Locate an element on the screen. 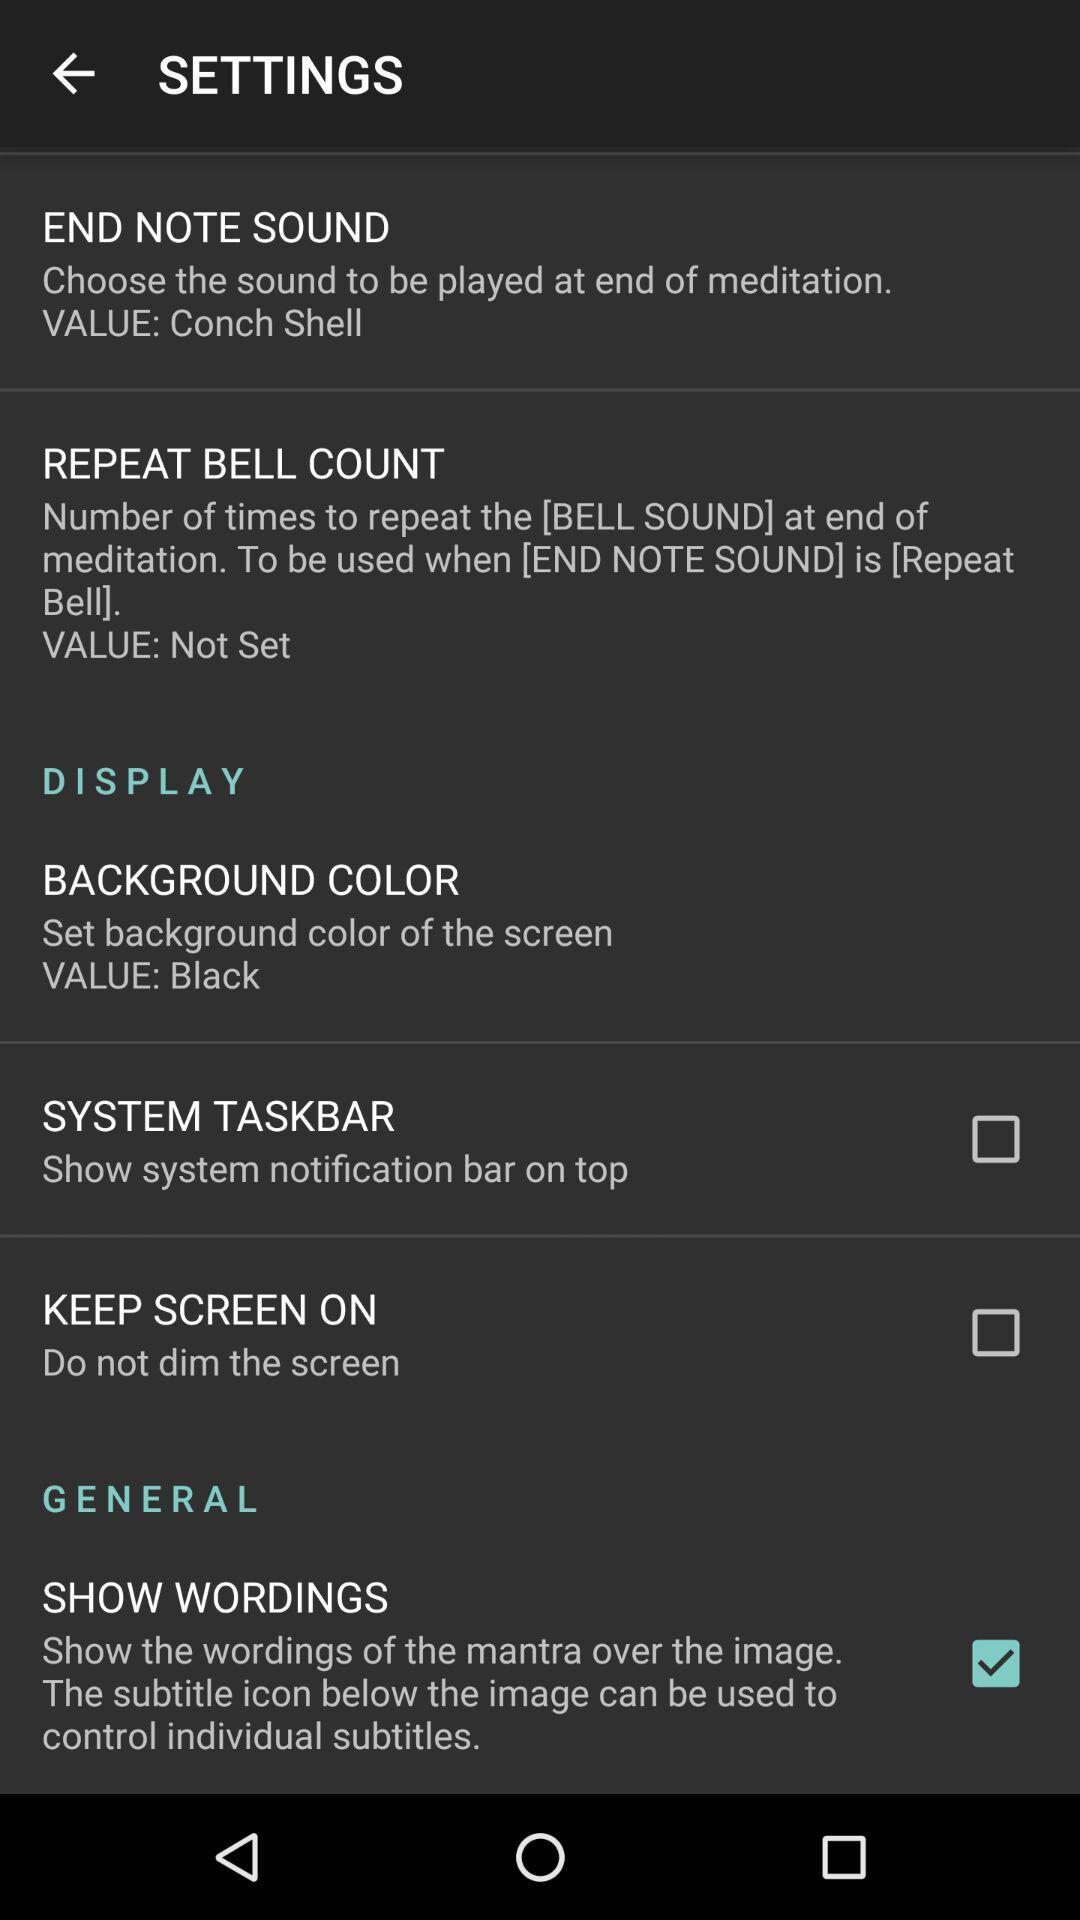 This screenshot has width=1080, height=1920. do not dim icon is located at coordinates (221, 1360).